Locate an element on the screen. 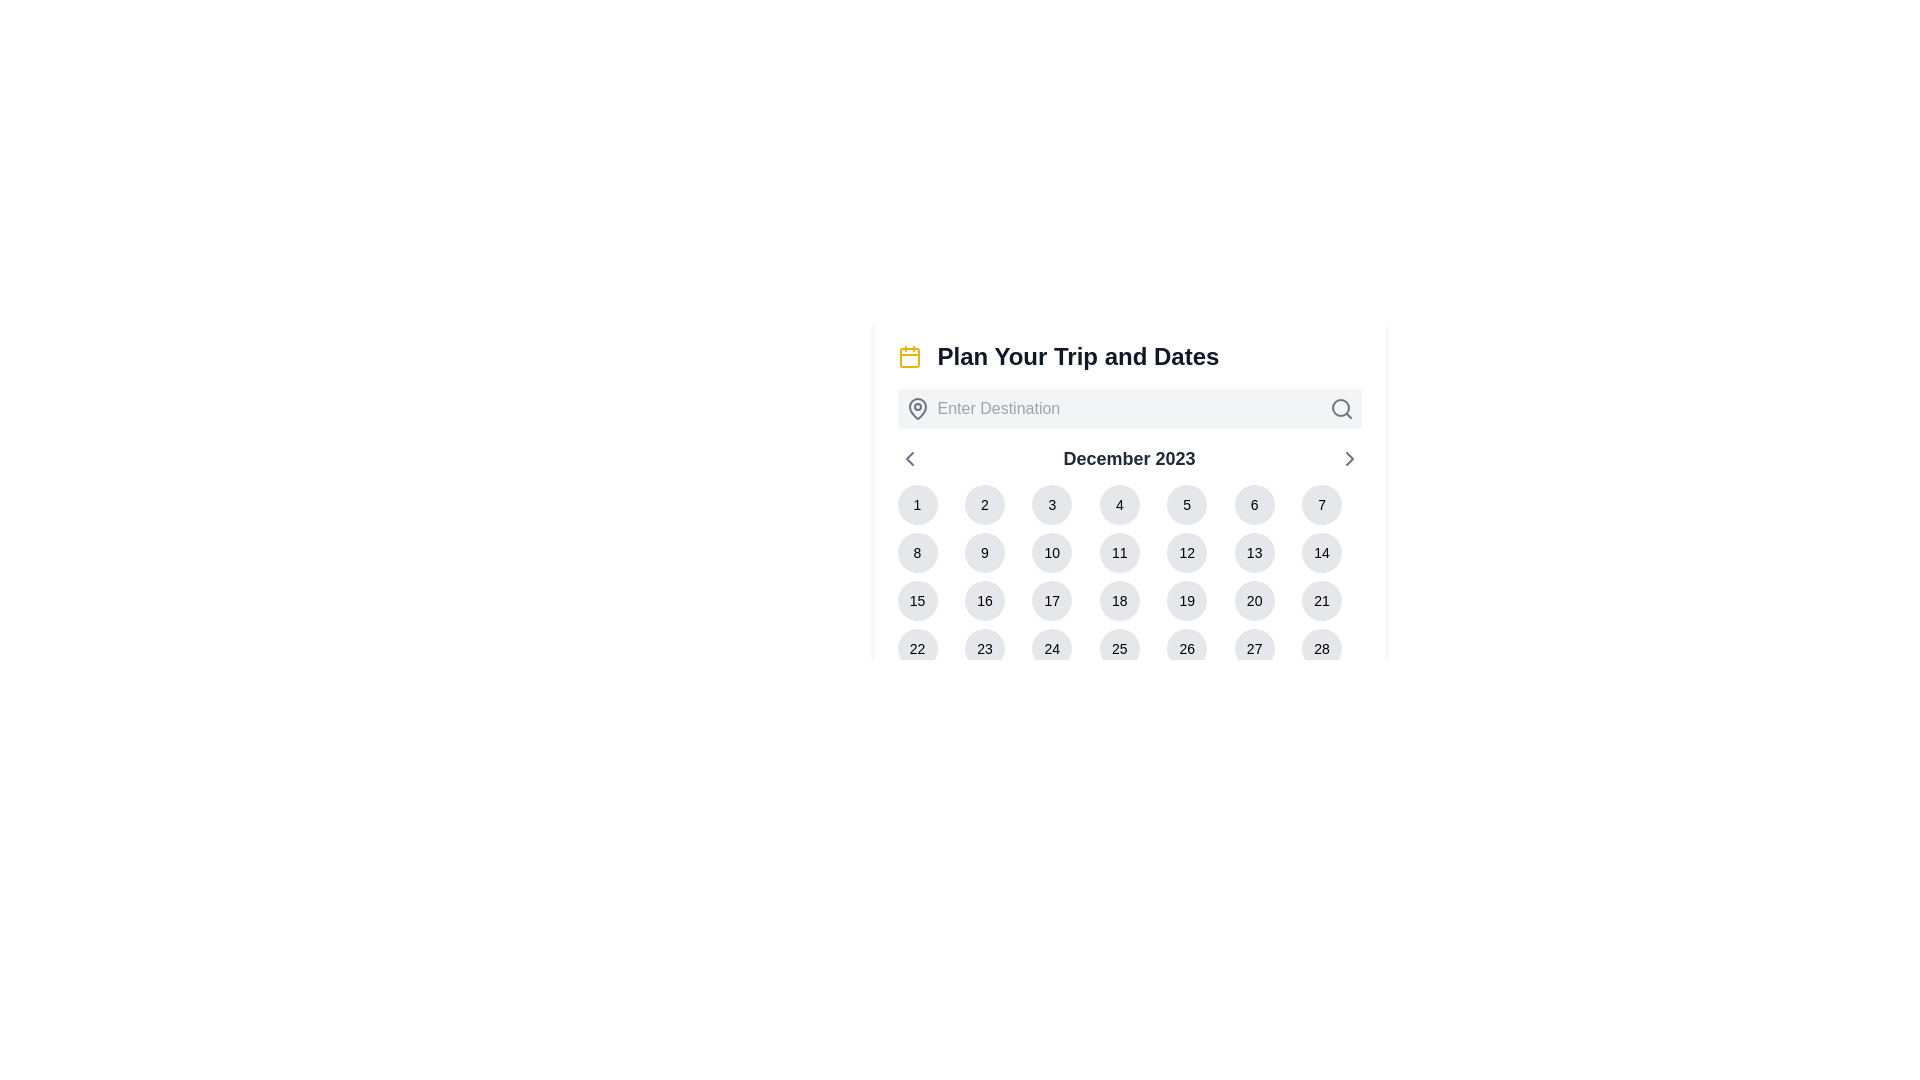 The image size is (1920, 1080). the left-pointing chevron arrow icon located at the top-left corner of the calendar interface is located at coordinates (908, 459).